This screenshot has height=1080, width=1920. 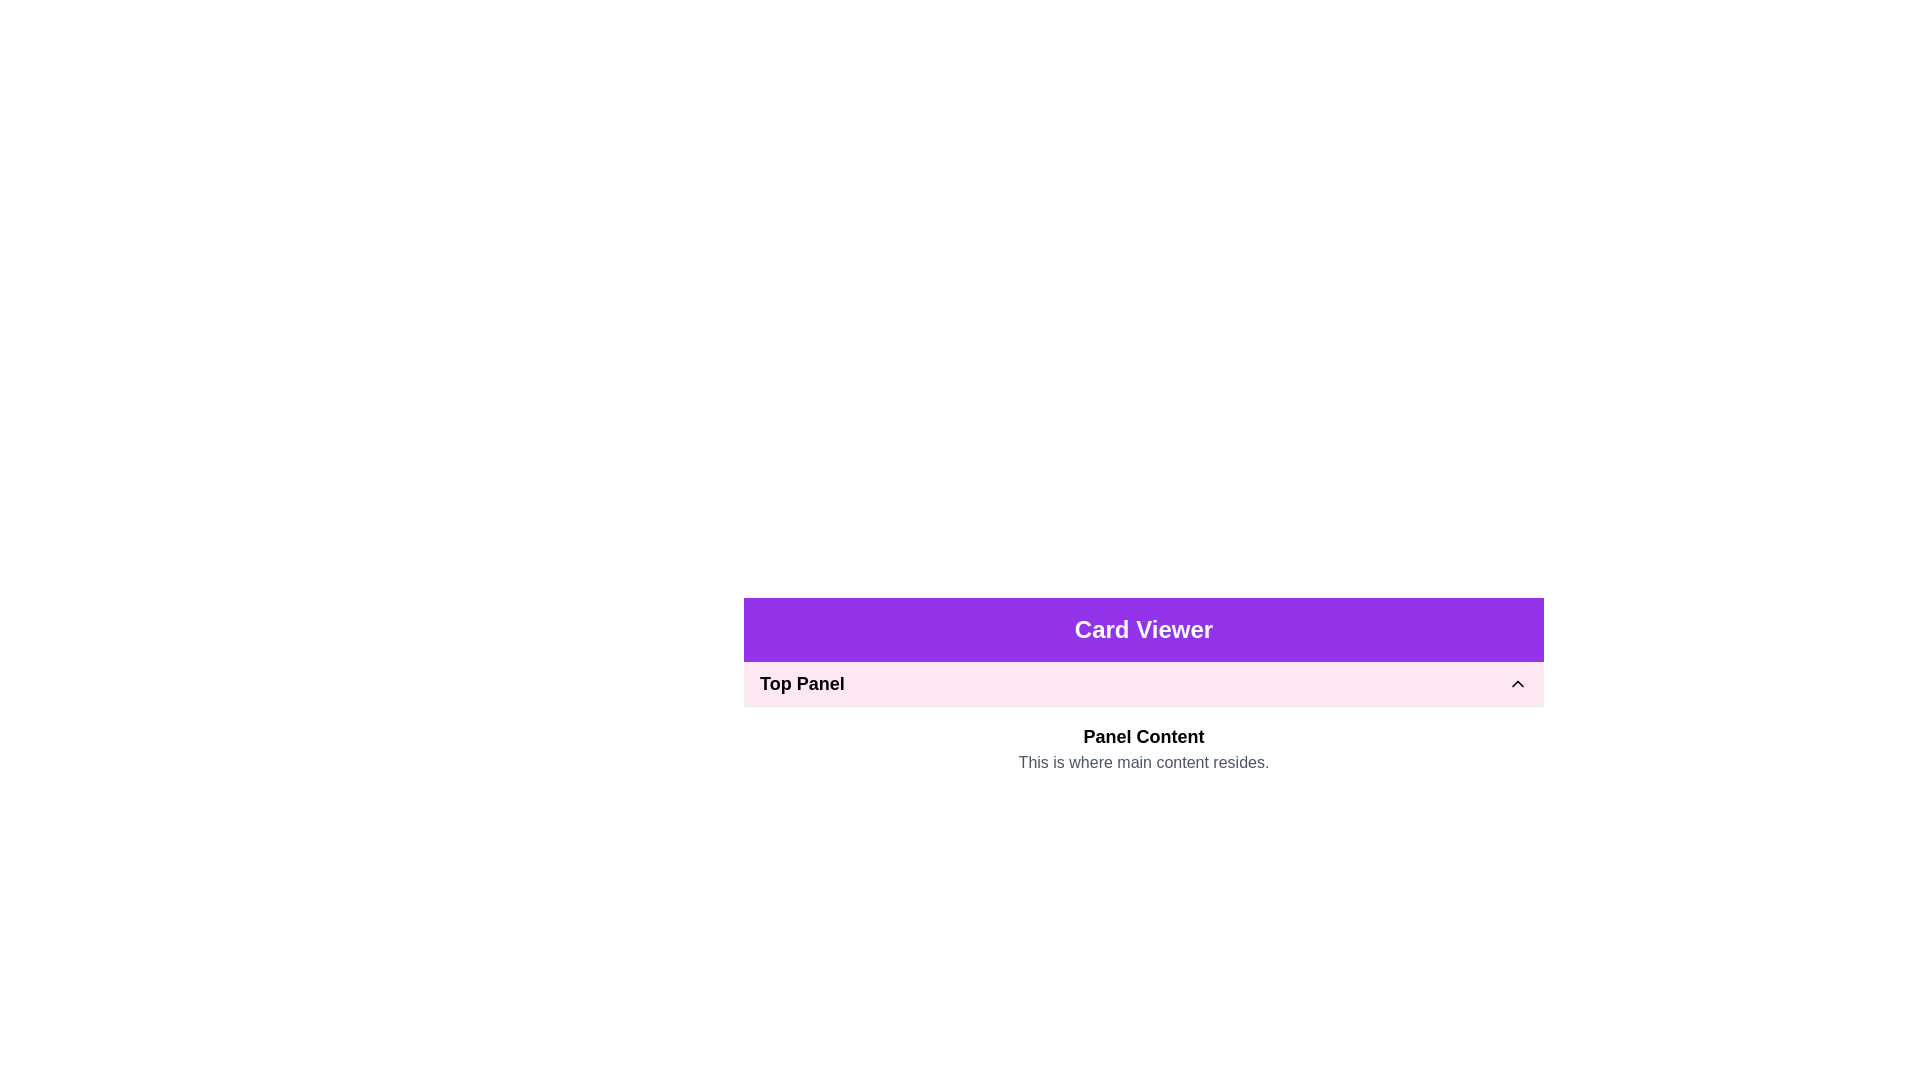 I want to click on the small black triangular chevron icon located on the right side of the 'Top Panel' section, so click(x=1517, y=682).